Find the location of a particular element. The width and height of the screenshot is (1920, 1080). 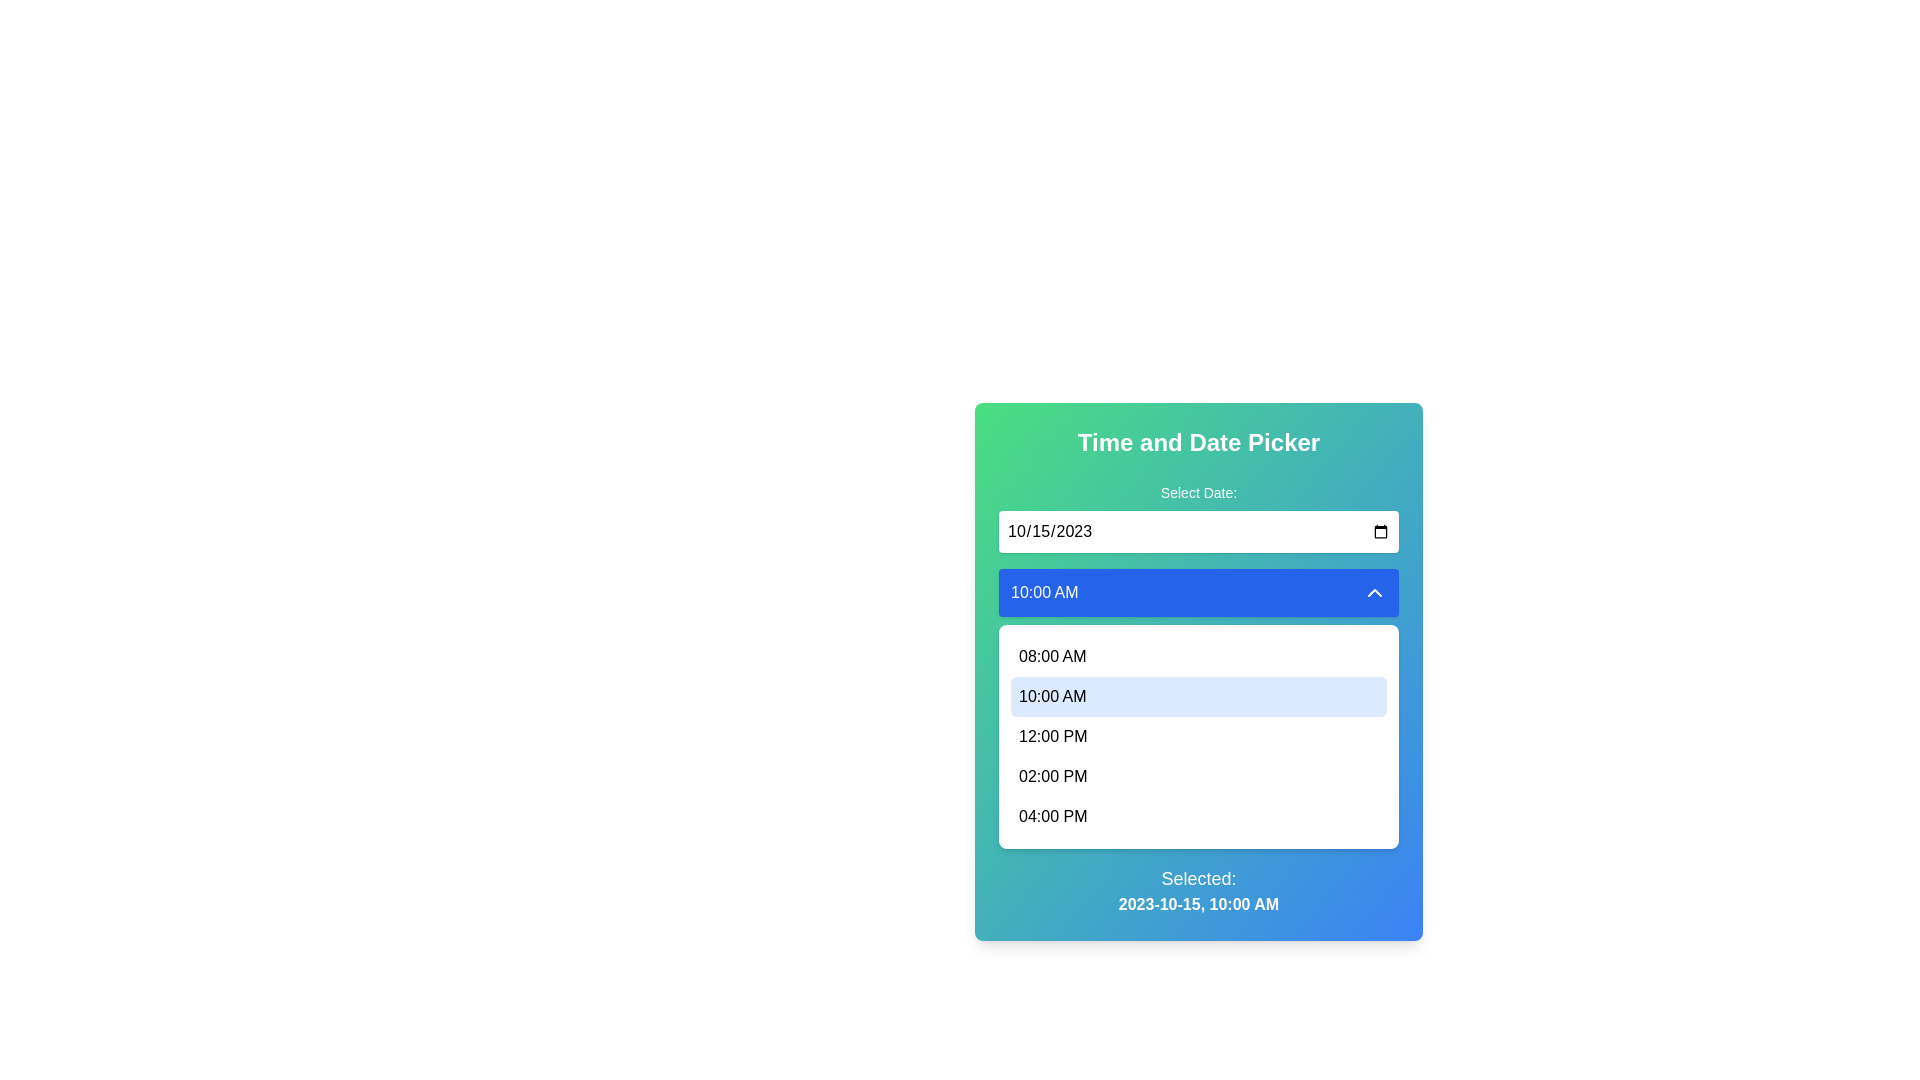

the text label displaying '2023-10-15, 10:00 AM' within the 'Time and Date Picker' interface, which is positioned below the dropdown menu and beside the label 'Selected:' is located at coordinates (1199, 905).